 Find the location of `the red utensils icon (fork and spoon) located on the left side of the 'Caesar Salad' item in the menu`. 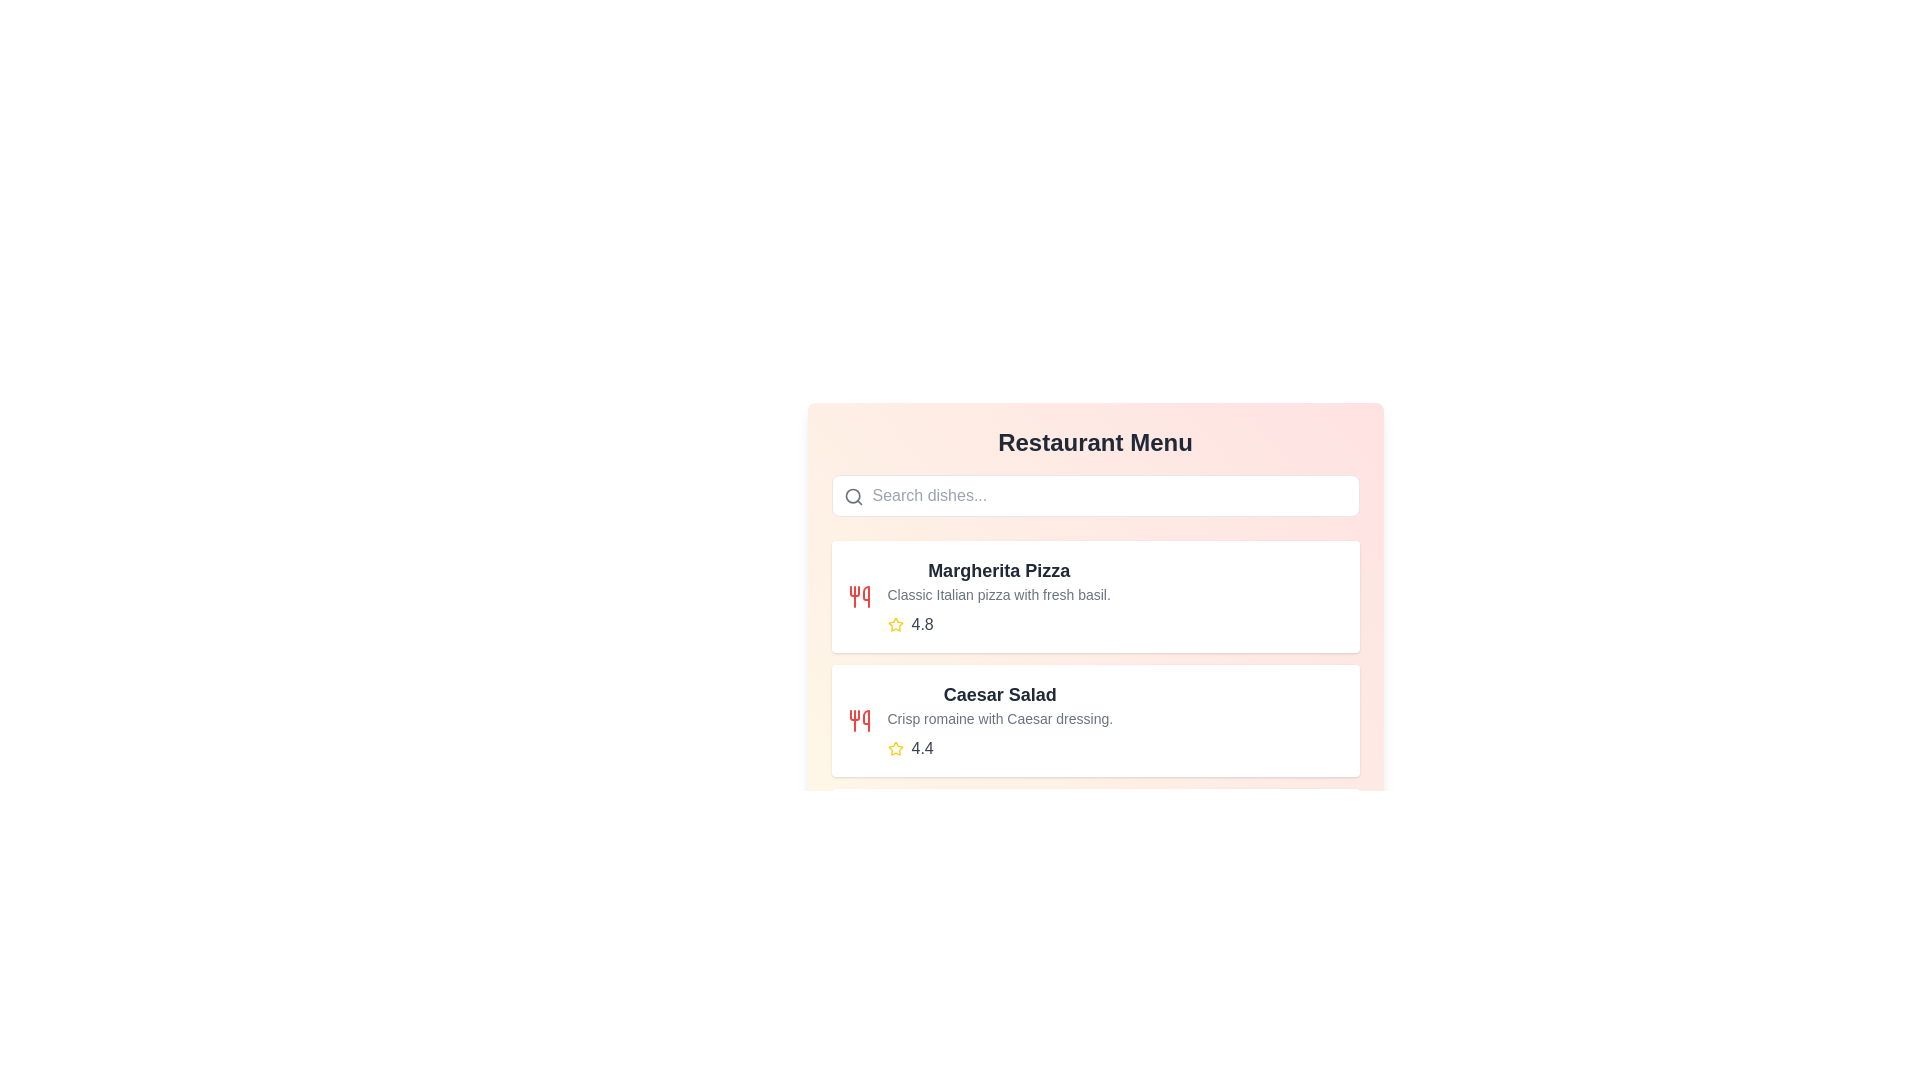

the red utensils icon (fork and spoon) located on the left side of the 'Caesar Salad' item in the menu is located at coordinates (859, 721).